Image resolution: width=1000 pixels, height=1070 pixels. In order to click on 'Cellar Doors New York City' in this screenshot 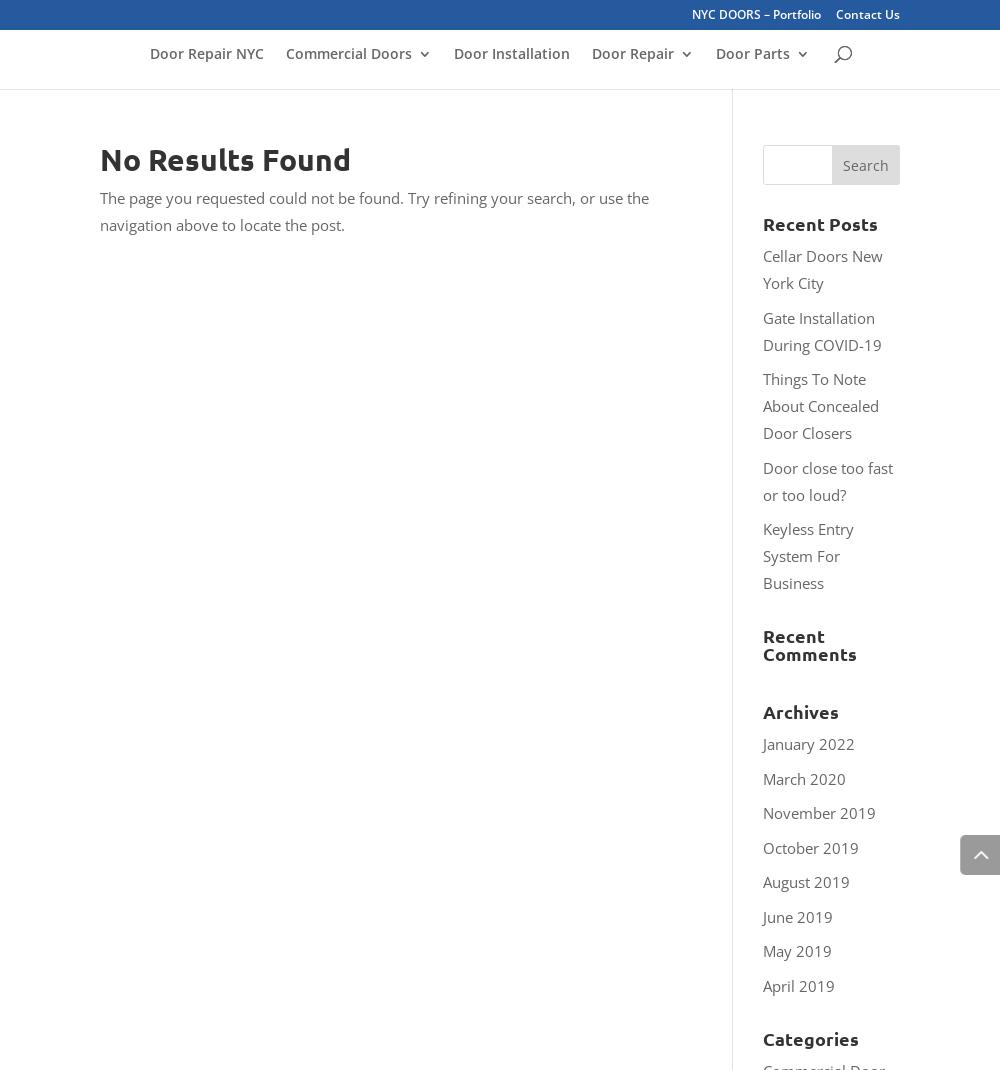, I will do `click(822, 269)`.